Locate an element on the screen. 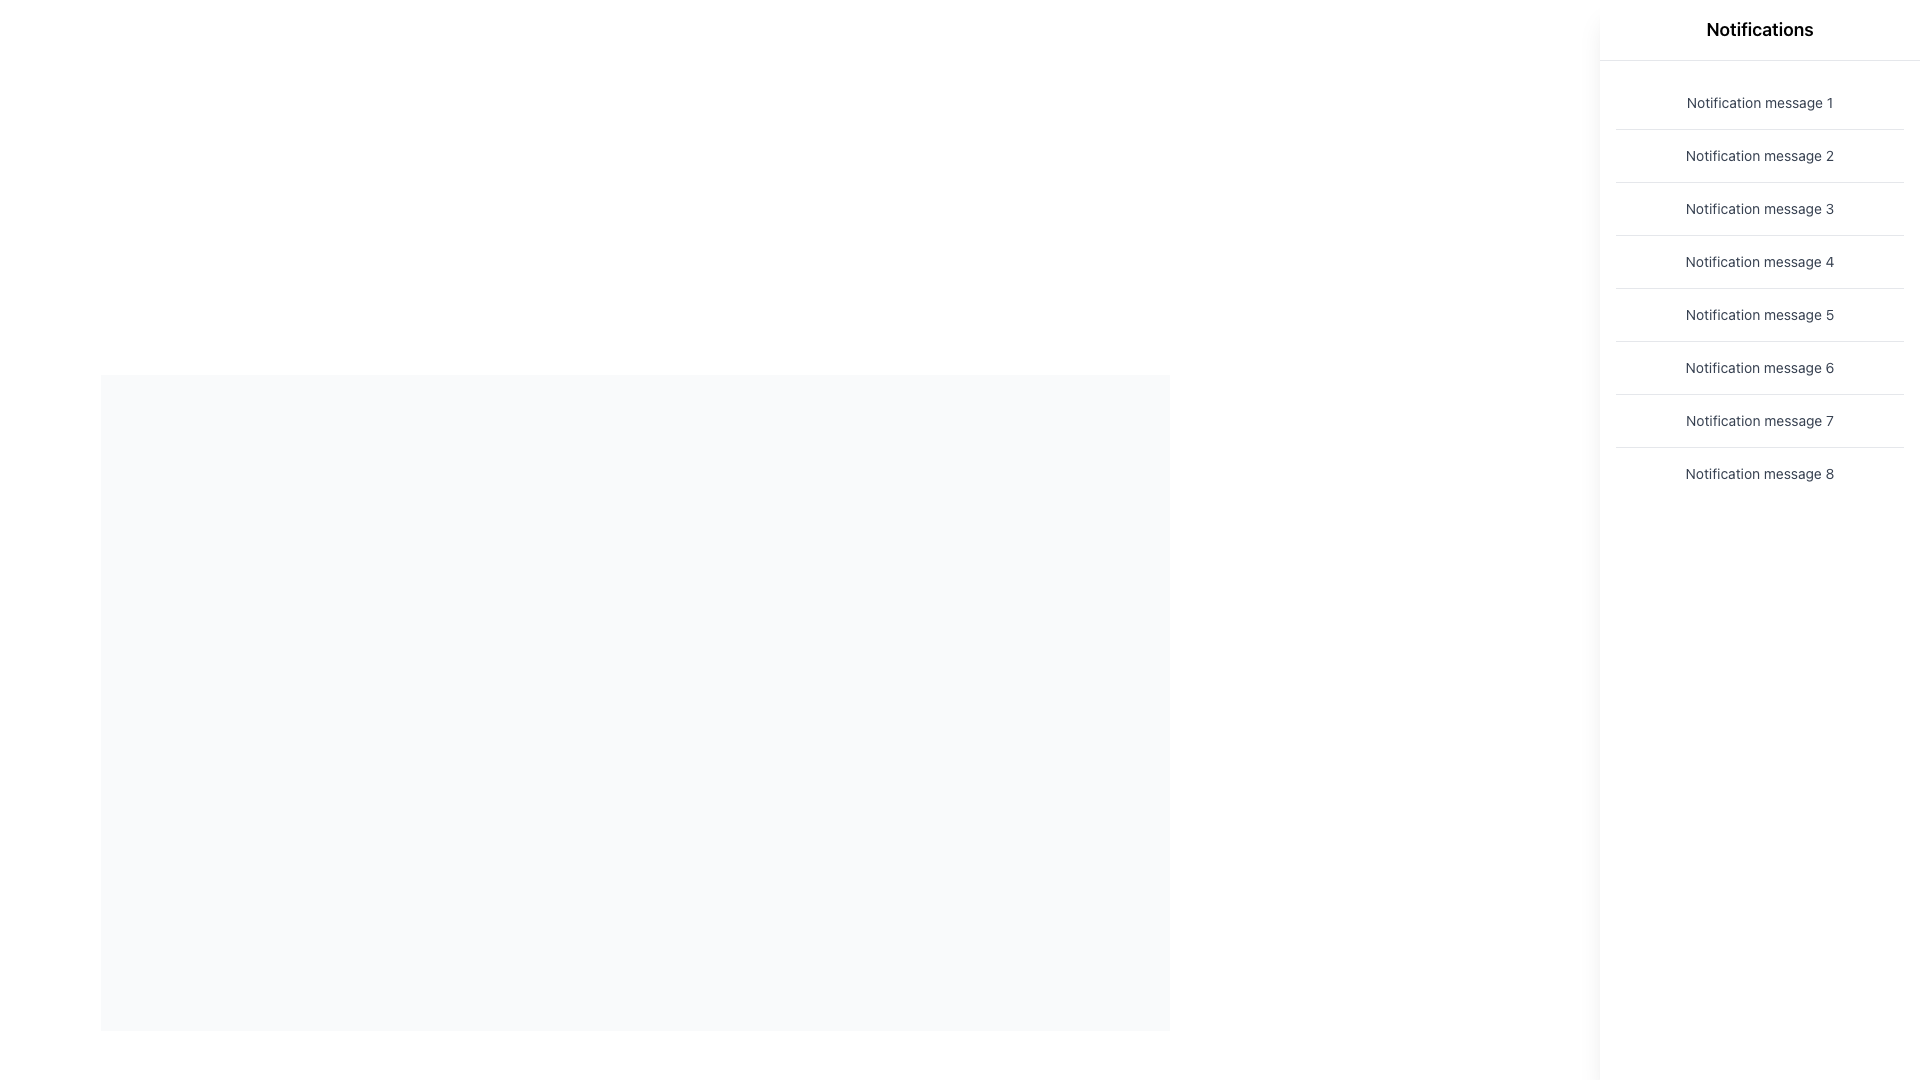 This screenshot has height=1080, width=1920. the static text element displaying 'Notification message 8', which is the last item in a vertical list of notifications positioned at the bottom right of the interface is located at coordinates (1760, 473).